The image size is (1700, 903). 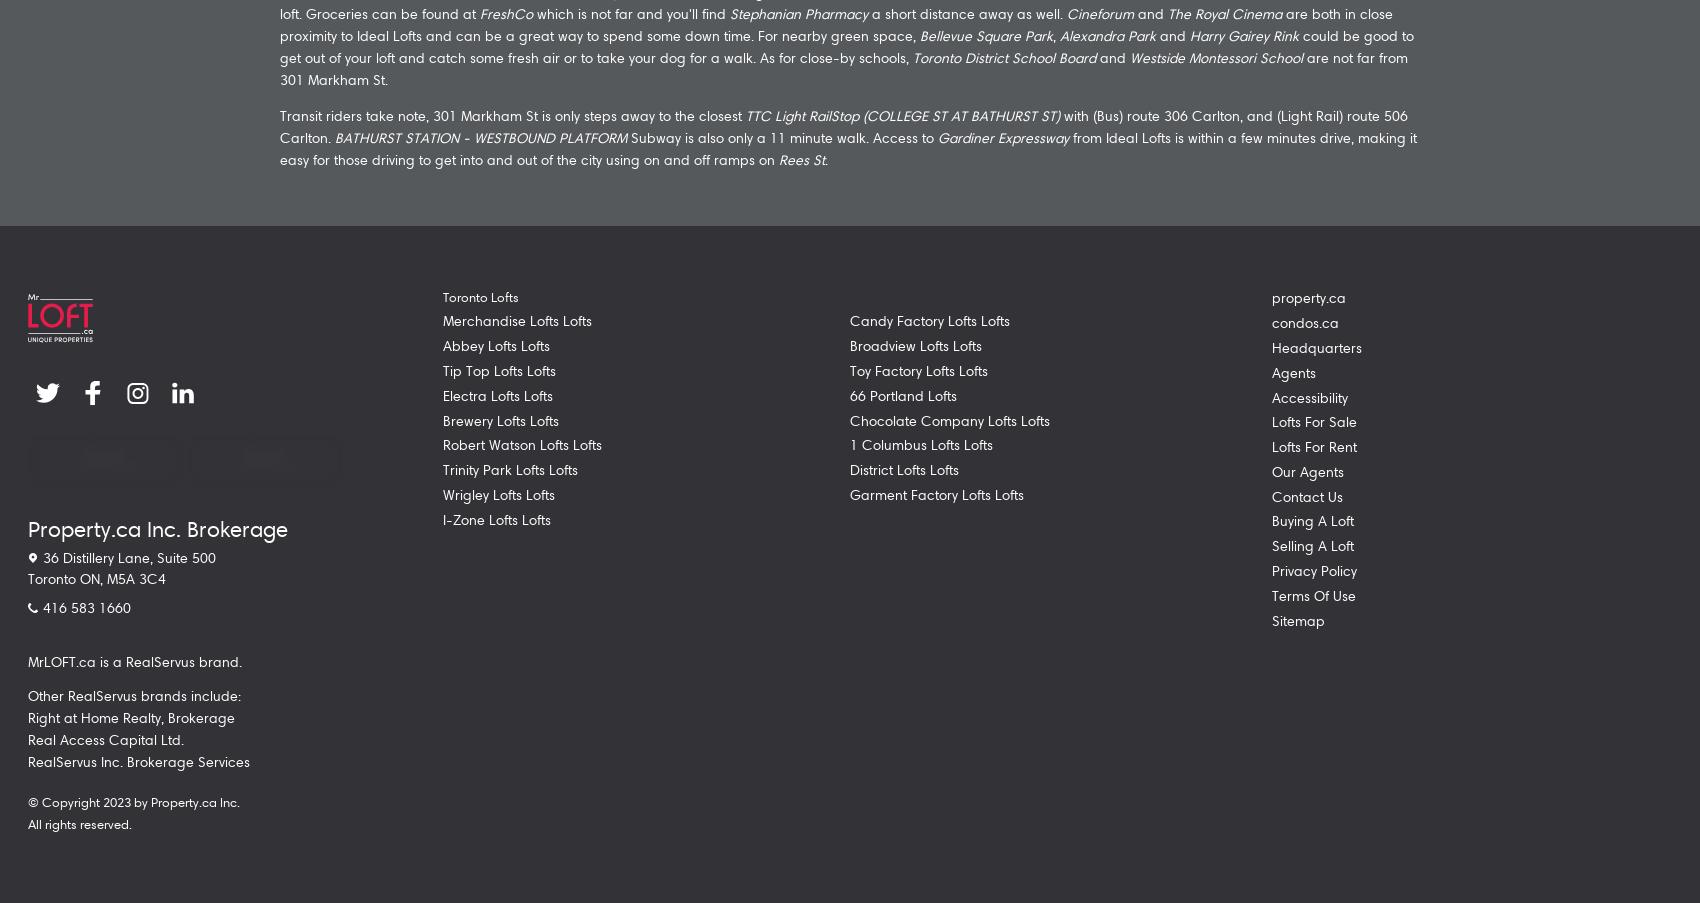 What do you see at coordinates (480, 135) in the screenshot?
I see `'BATHURST STATION - WESTBOUND PLATFORM'` at bounding box center [480, 135].